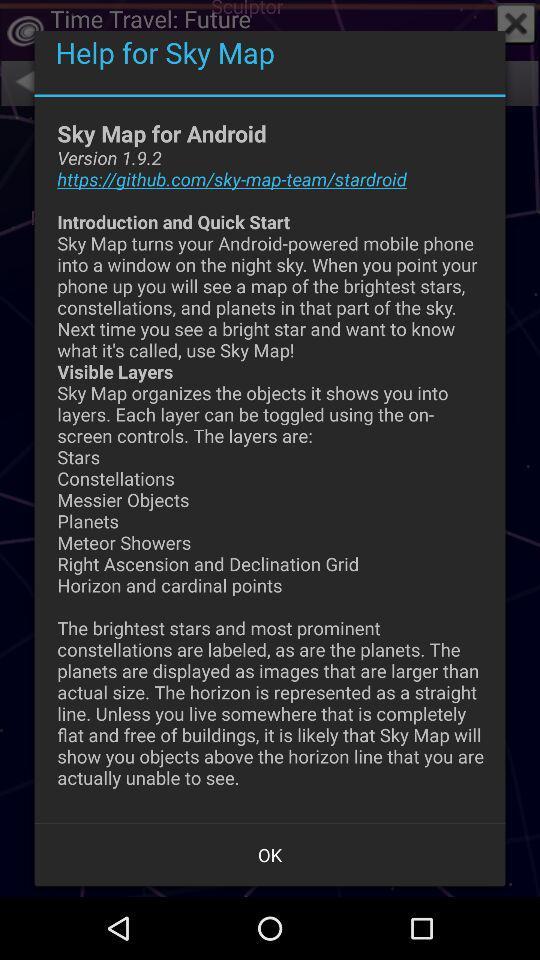 Image resolution: width=540 pixels, height=960 pixels. I want to click on the item at the bottom, so click(270, 853).